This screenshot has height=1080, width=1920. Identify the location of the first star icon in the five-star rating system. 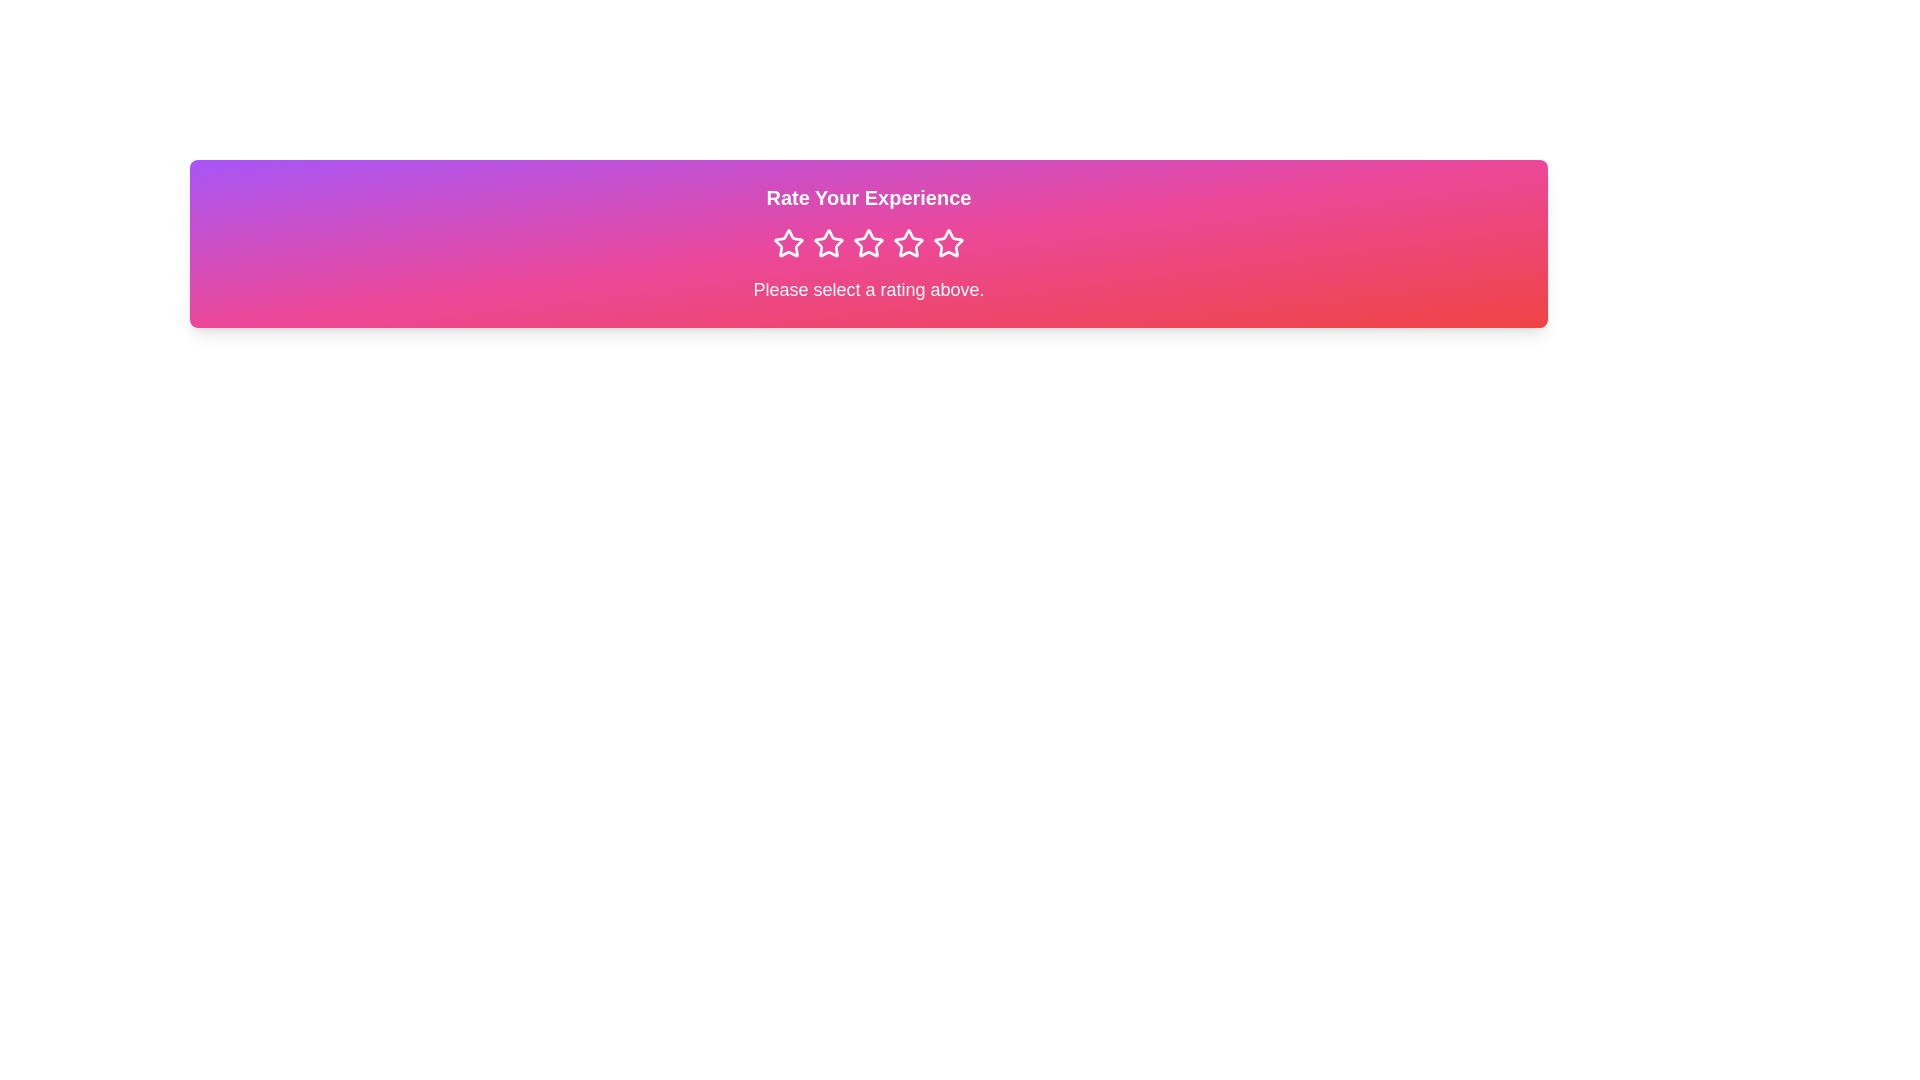
(787, 242).